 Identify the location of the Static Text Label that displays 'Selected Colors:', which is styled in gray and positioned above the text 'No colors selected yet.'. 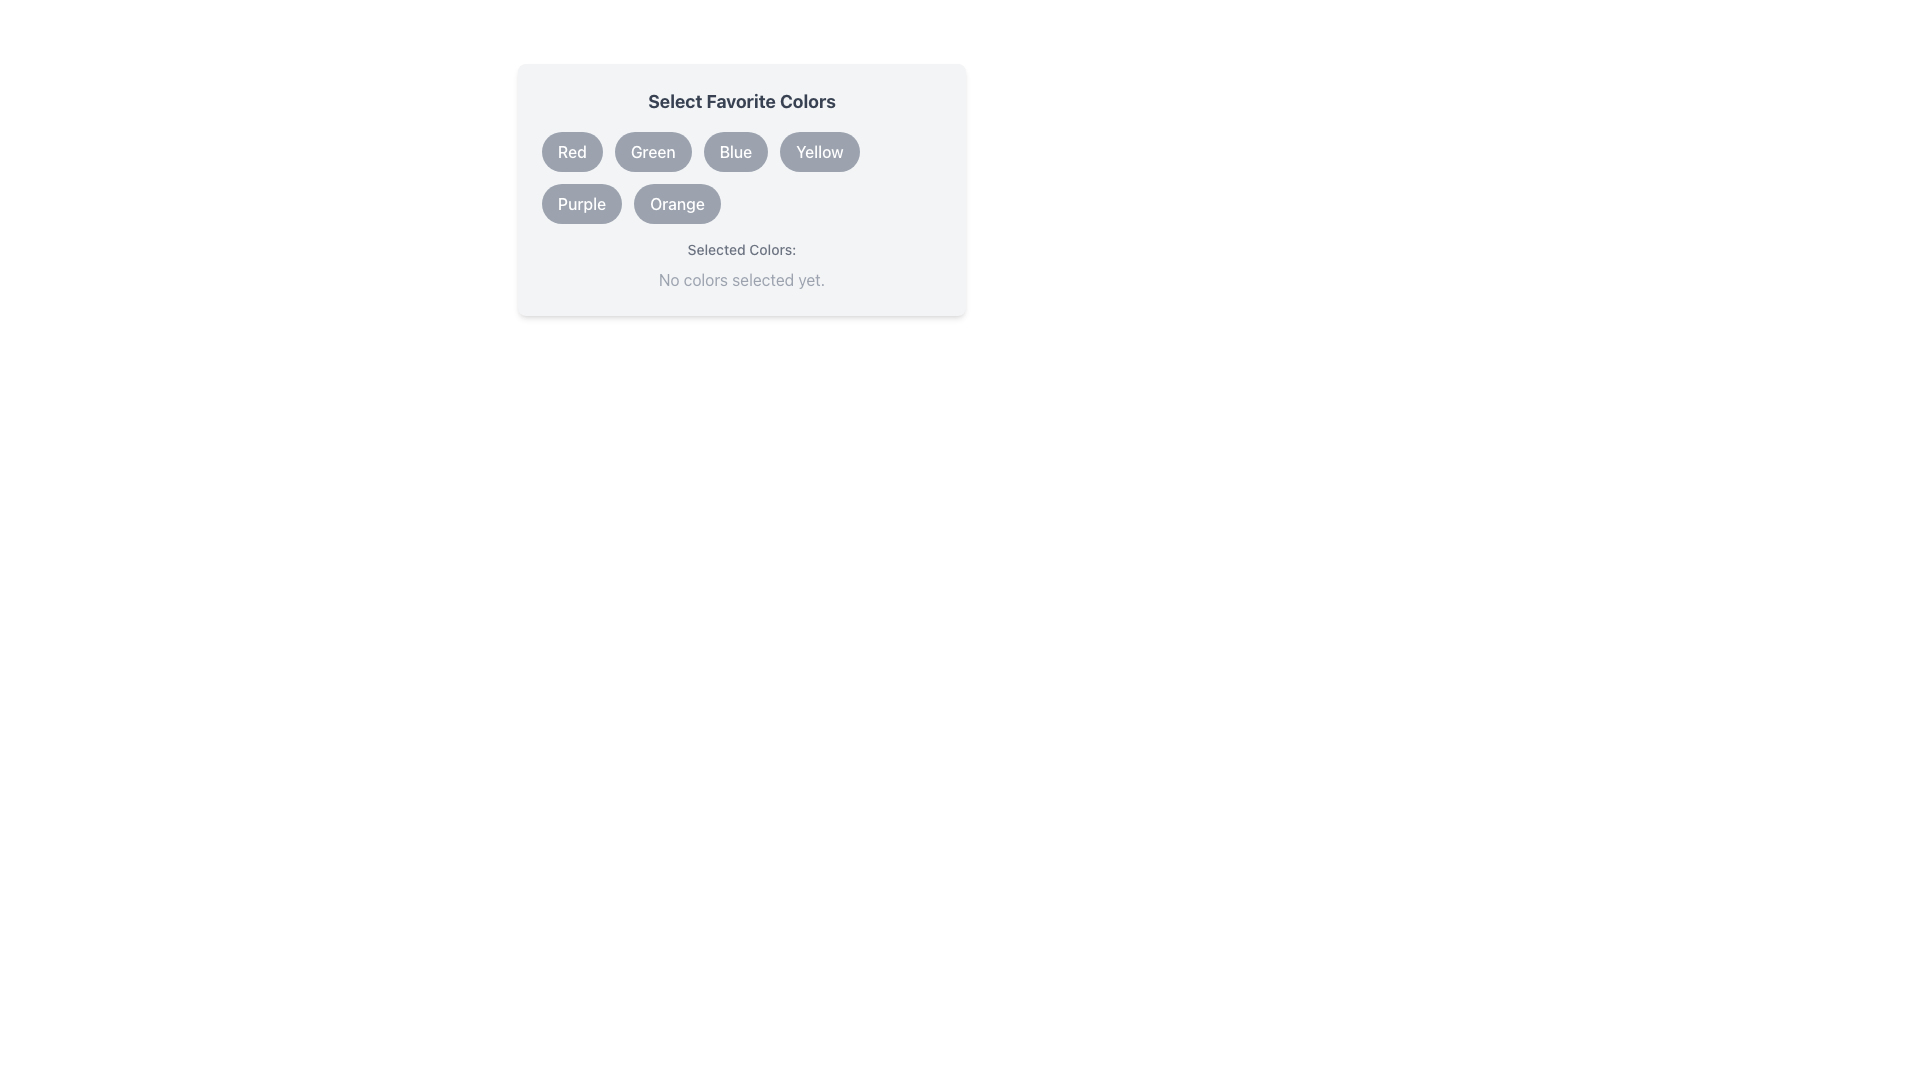
(741, 249).